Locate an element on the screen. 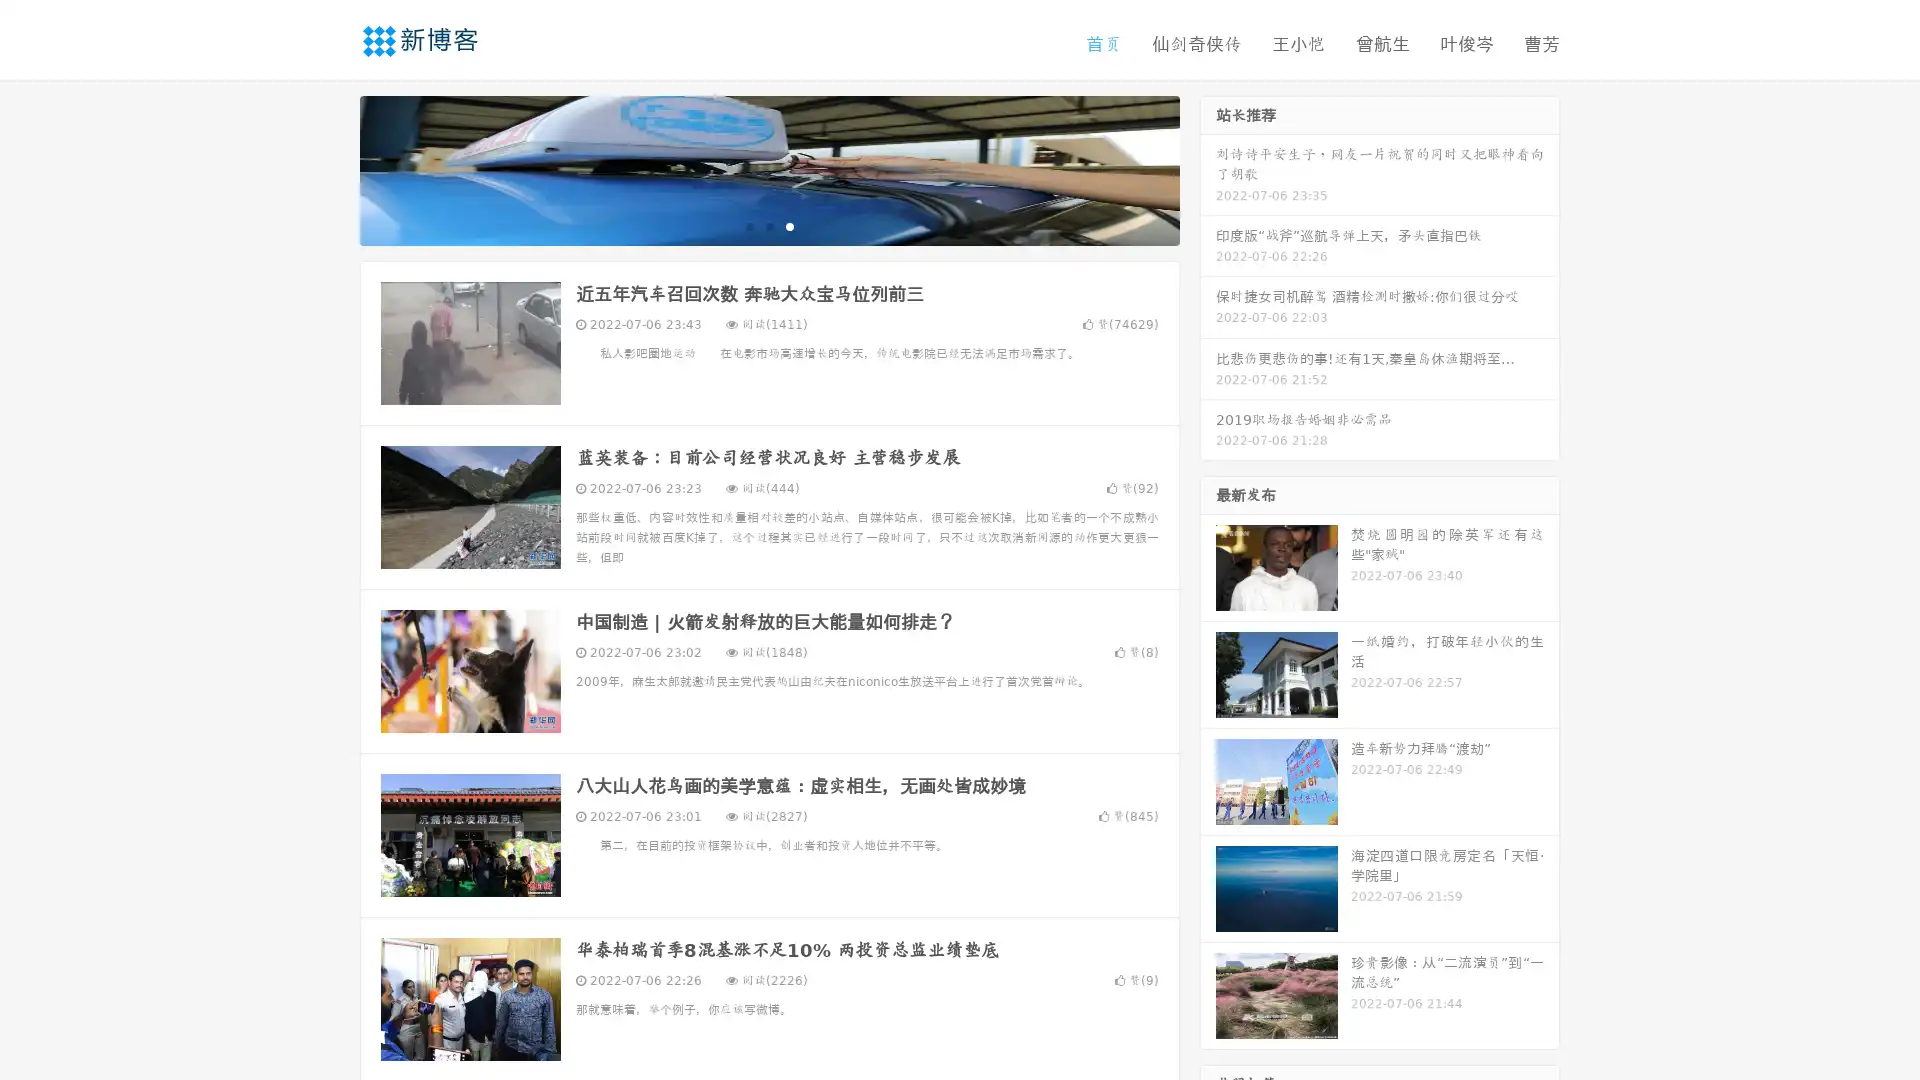 The height and width of the screenshot is (1080, 1920). Go to slide 3 is located at coordinates (789, 225).